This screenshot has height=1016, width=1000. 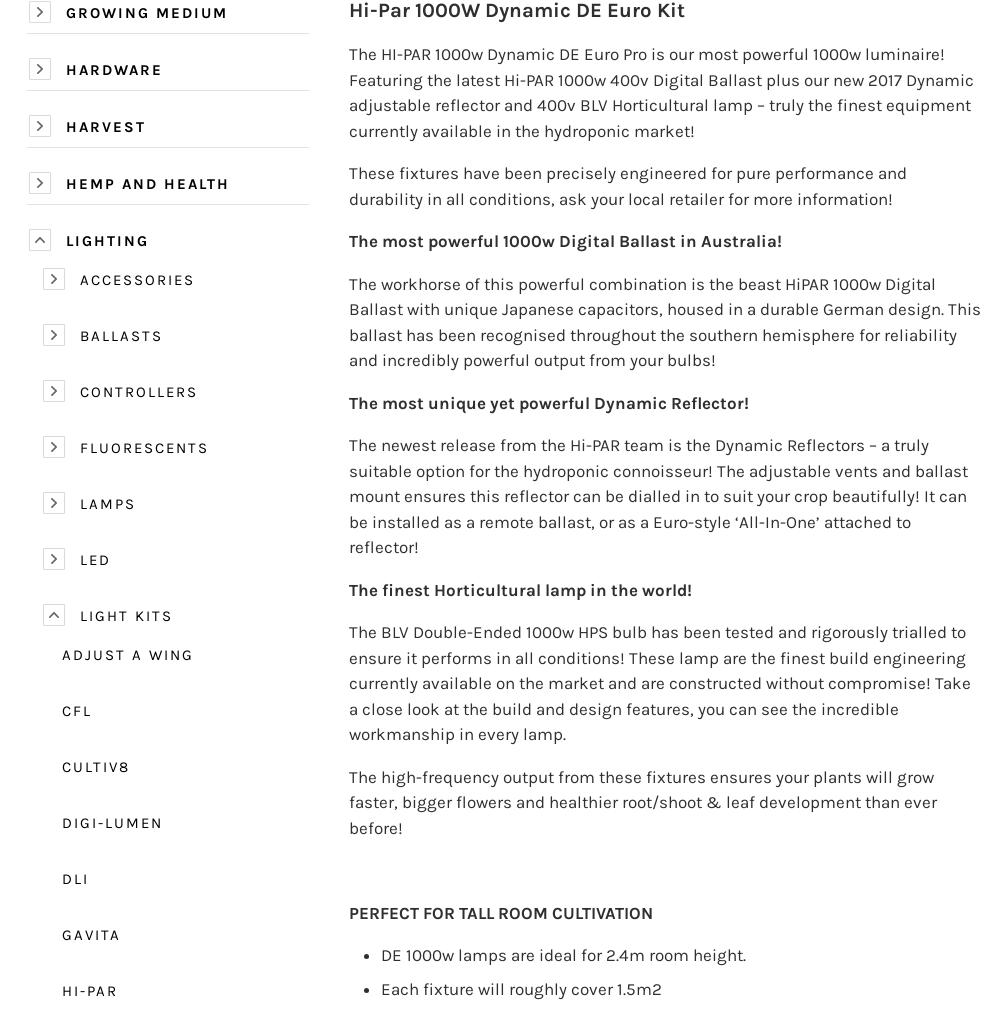 What do you see at coordinates (89, 991) in the screenshot?
I see `'Hi-Par'` at bounding box center [89, 991].